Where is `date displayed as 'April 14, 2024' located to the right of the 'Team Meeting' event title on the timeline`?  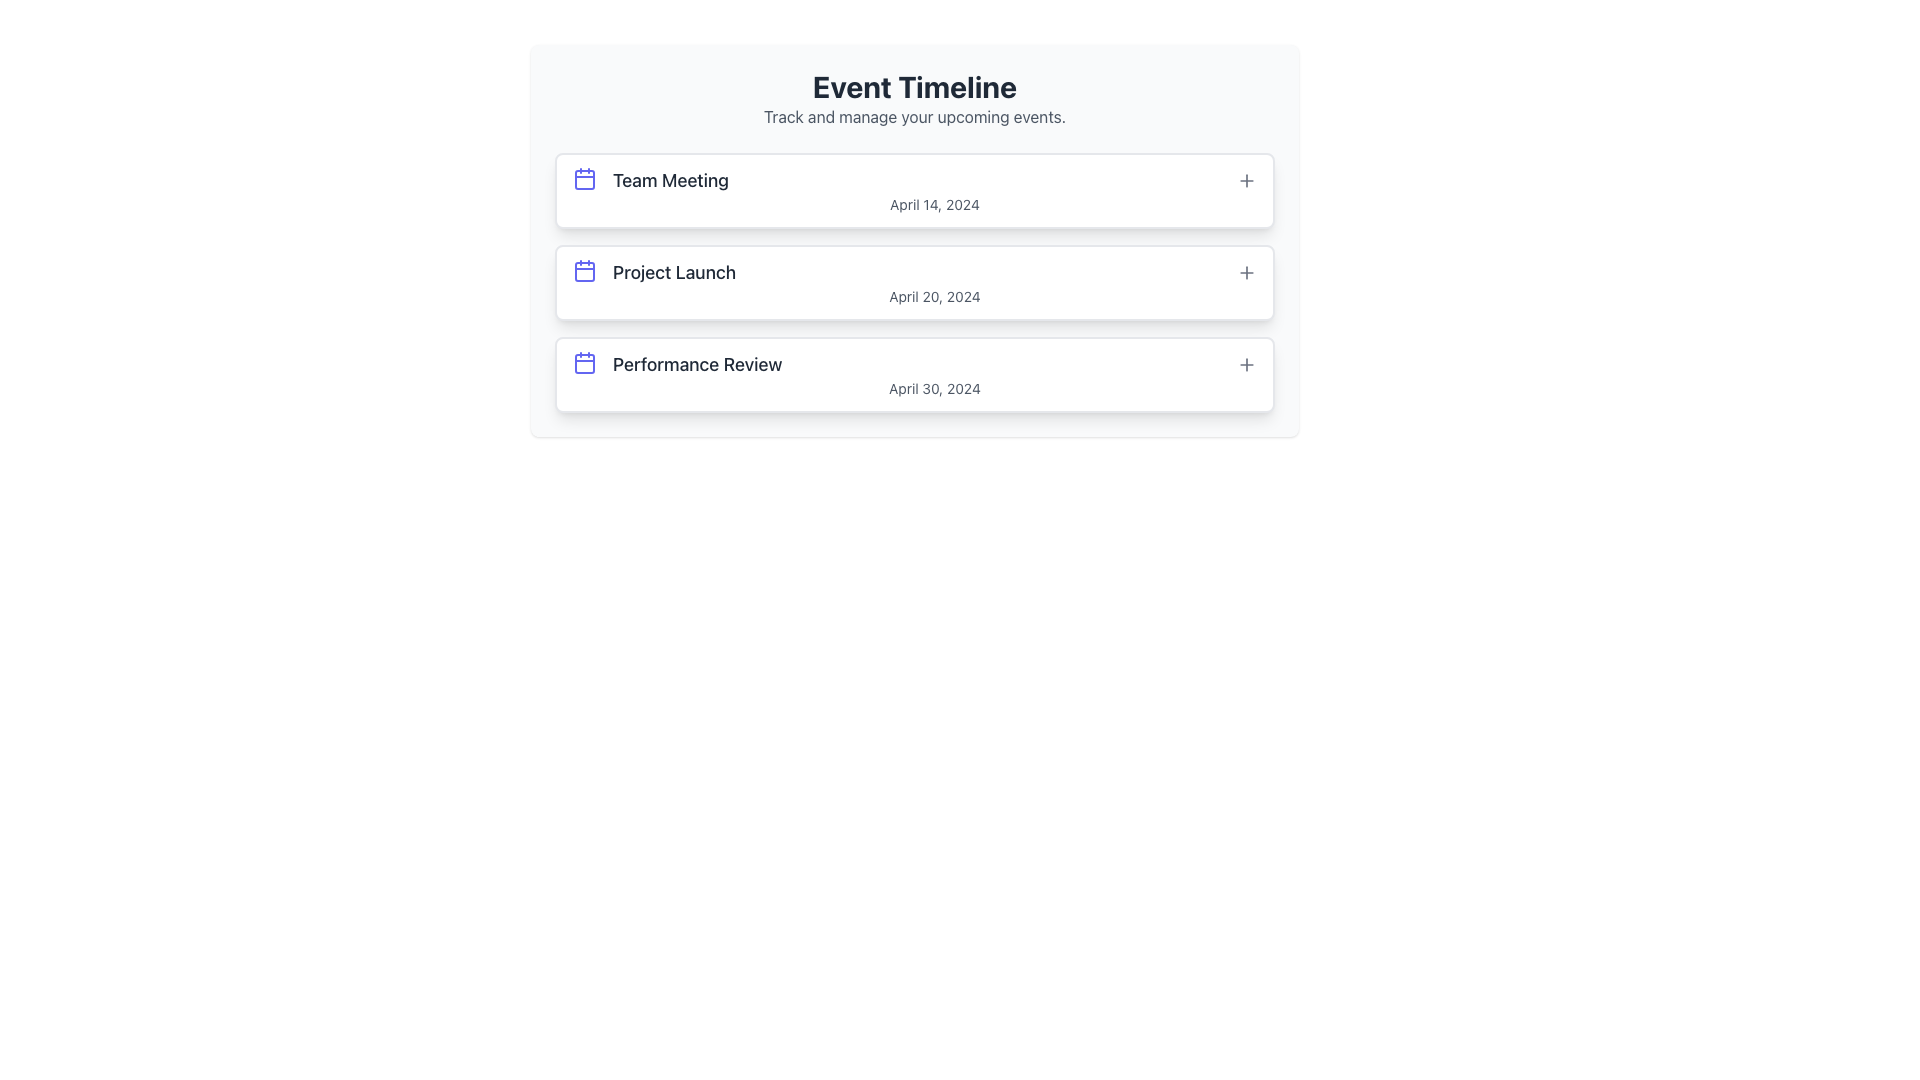 date displayed as 'April 14, 2024' located to the right of the 'Team Meeting' event title on the timeline is located at coordinates (934, 204).